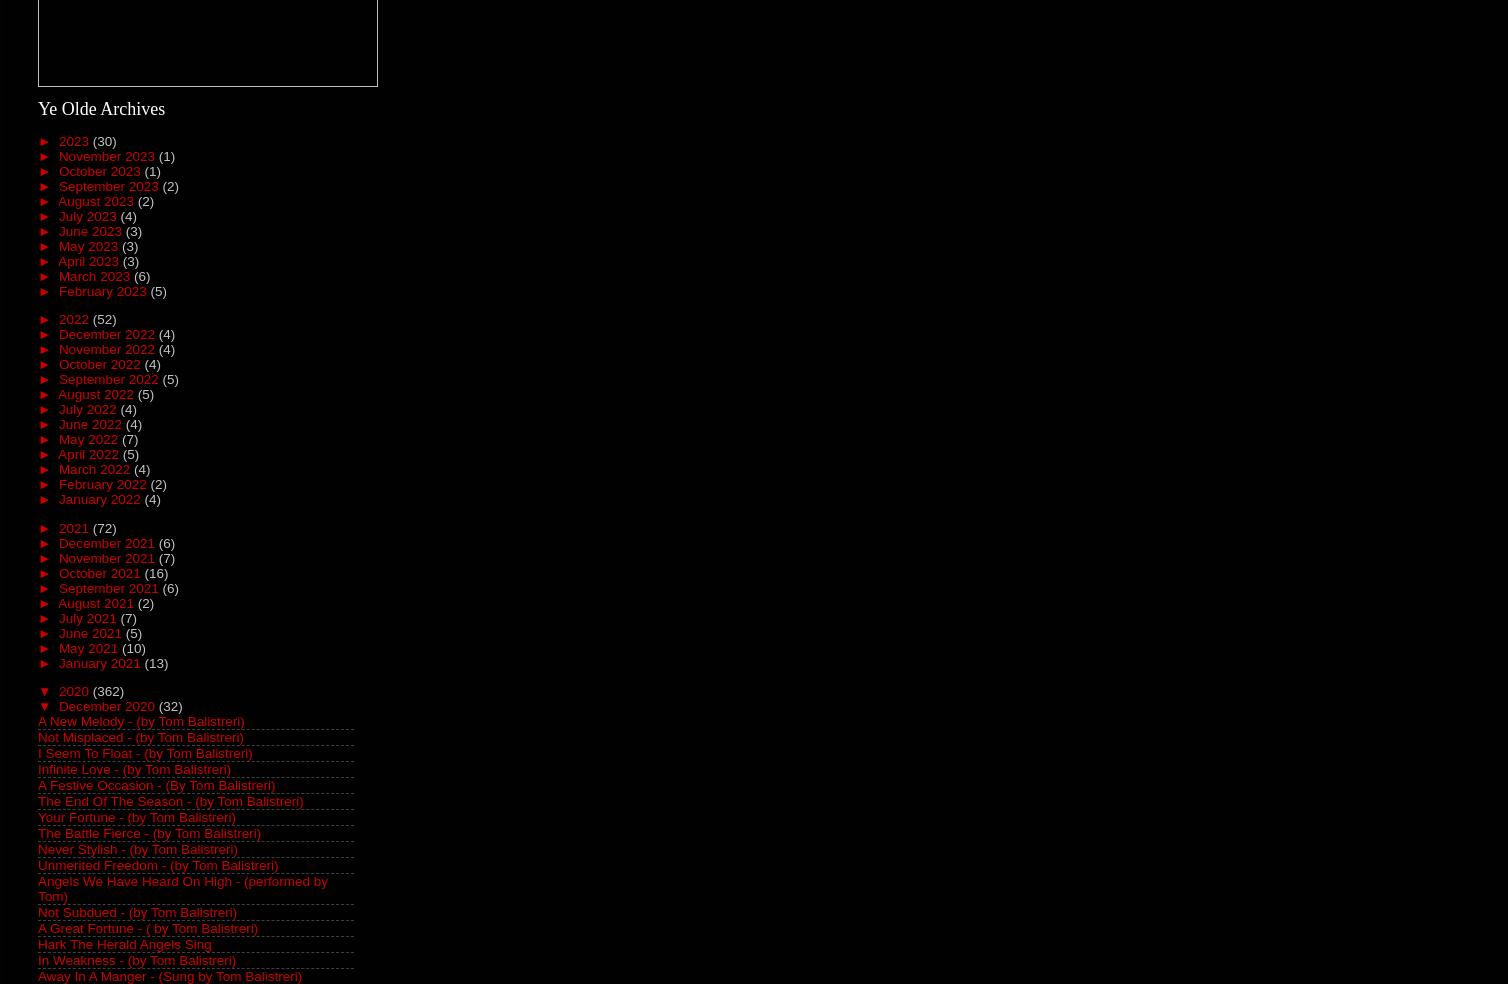 Image resolution: width=1508 pixels, height=984 pixels. What do you see at coordinates (101, 363) in the screenshot?
I see `'October 2022'` at bounding box center [101, 363].